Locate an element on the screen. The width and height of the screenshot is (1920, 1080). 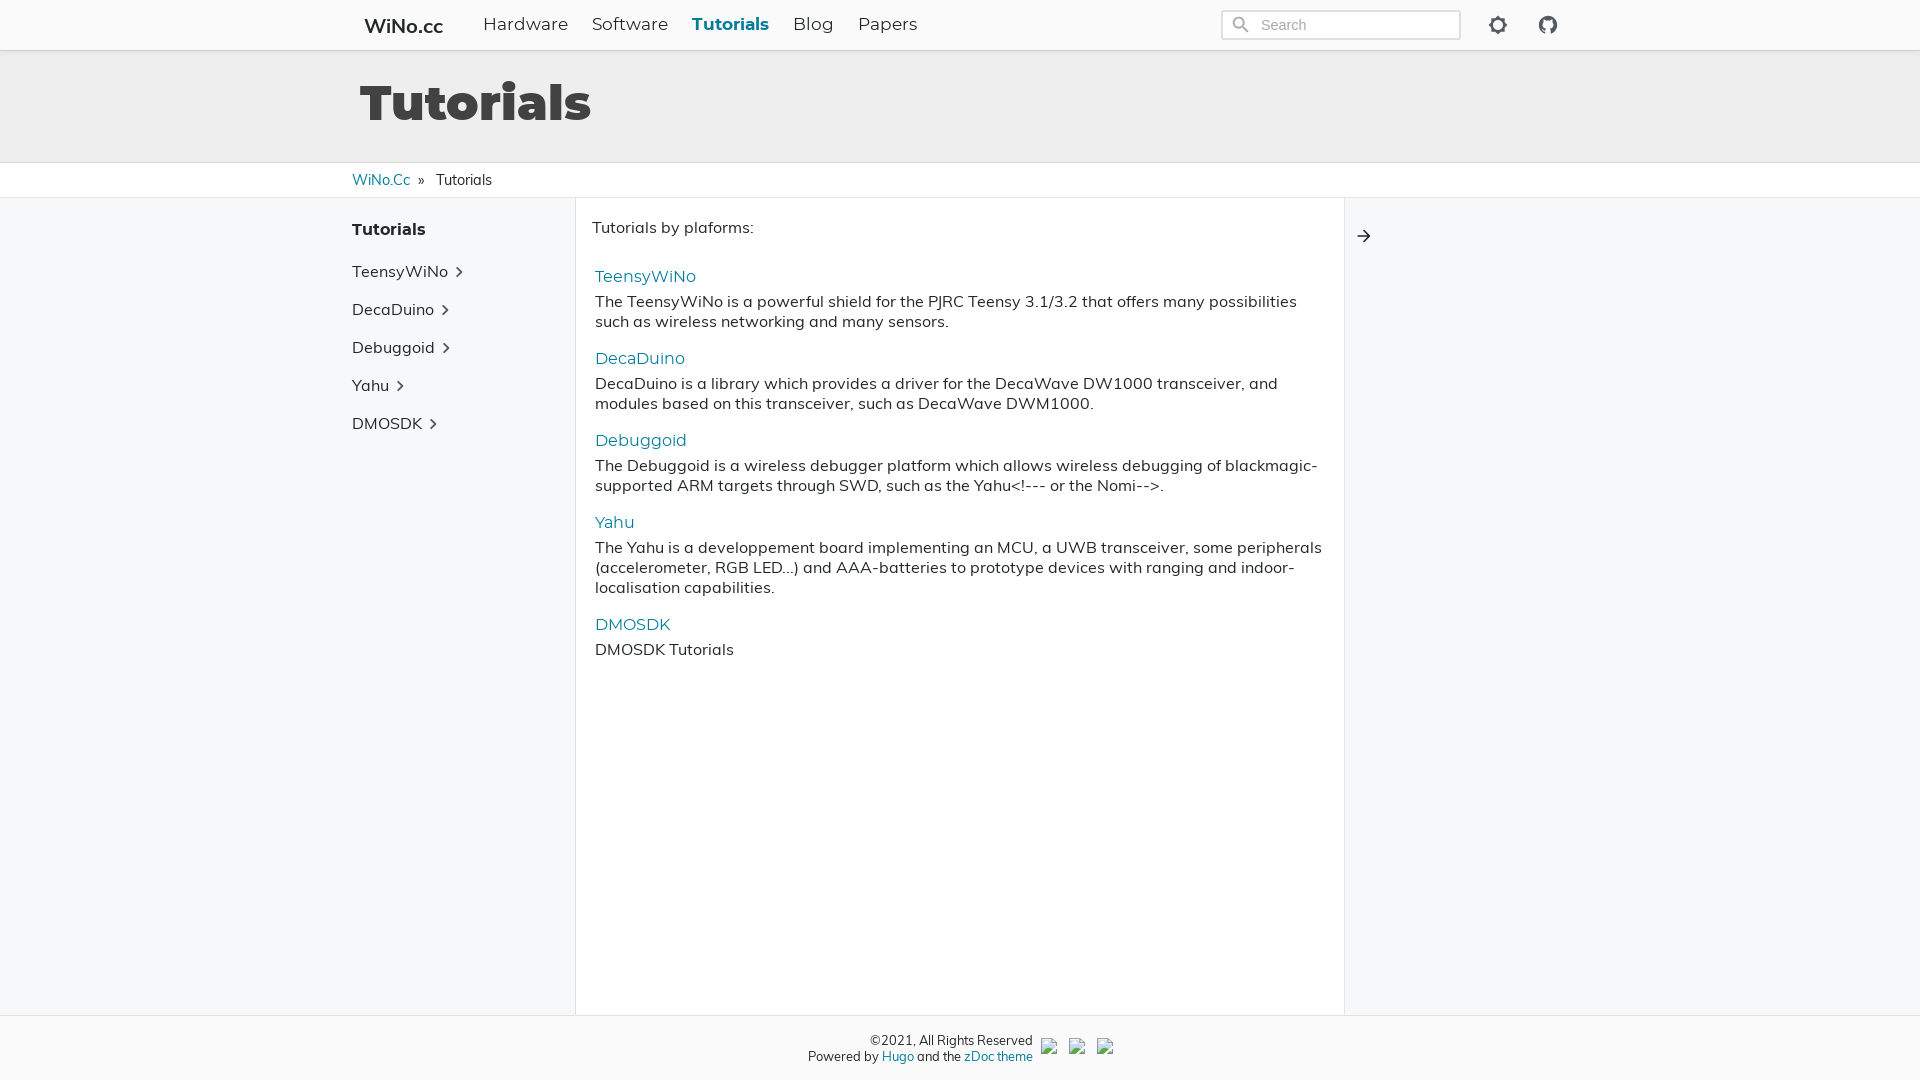
'Hugo' is located at coordinates (896, 1055).